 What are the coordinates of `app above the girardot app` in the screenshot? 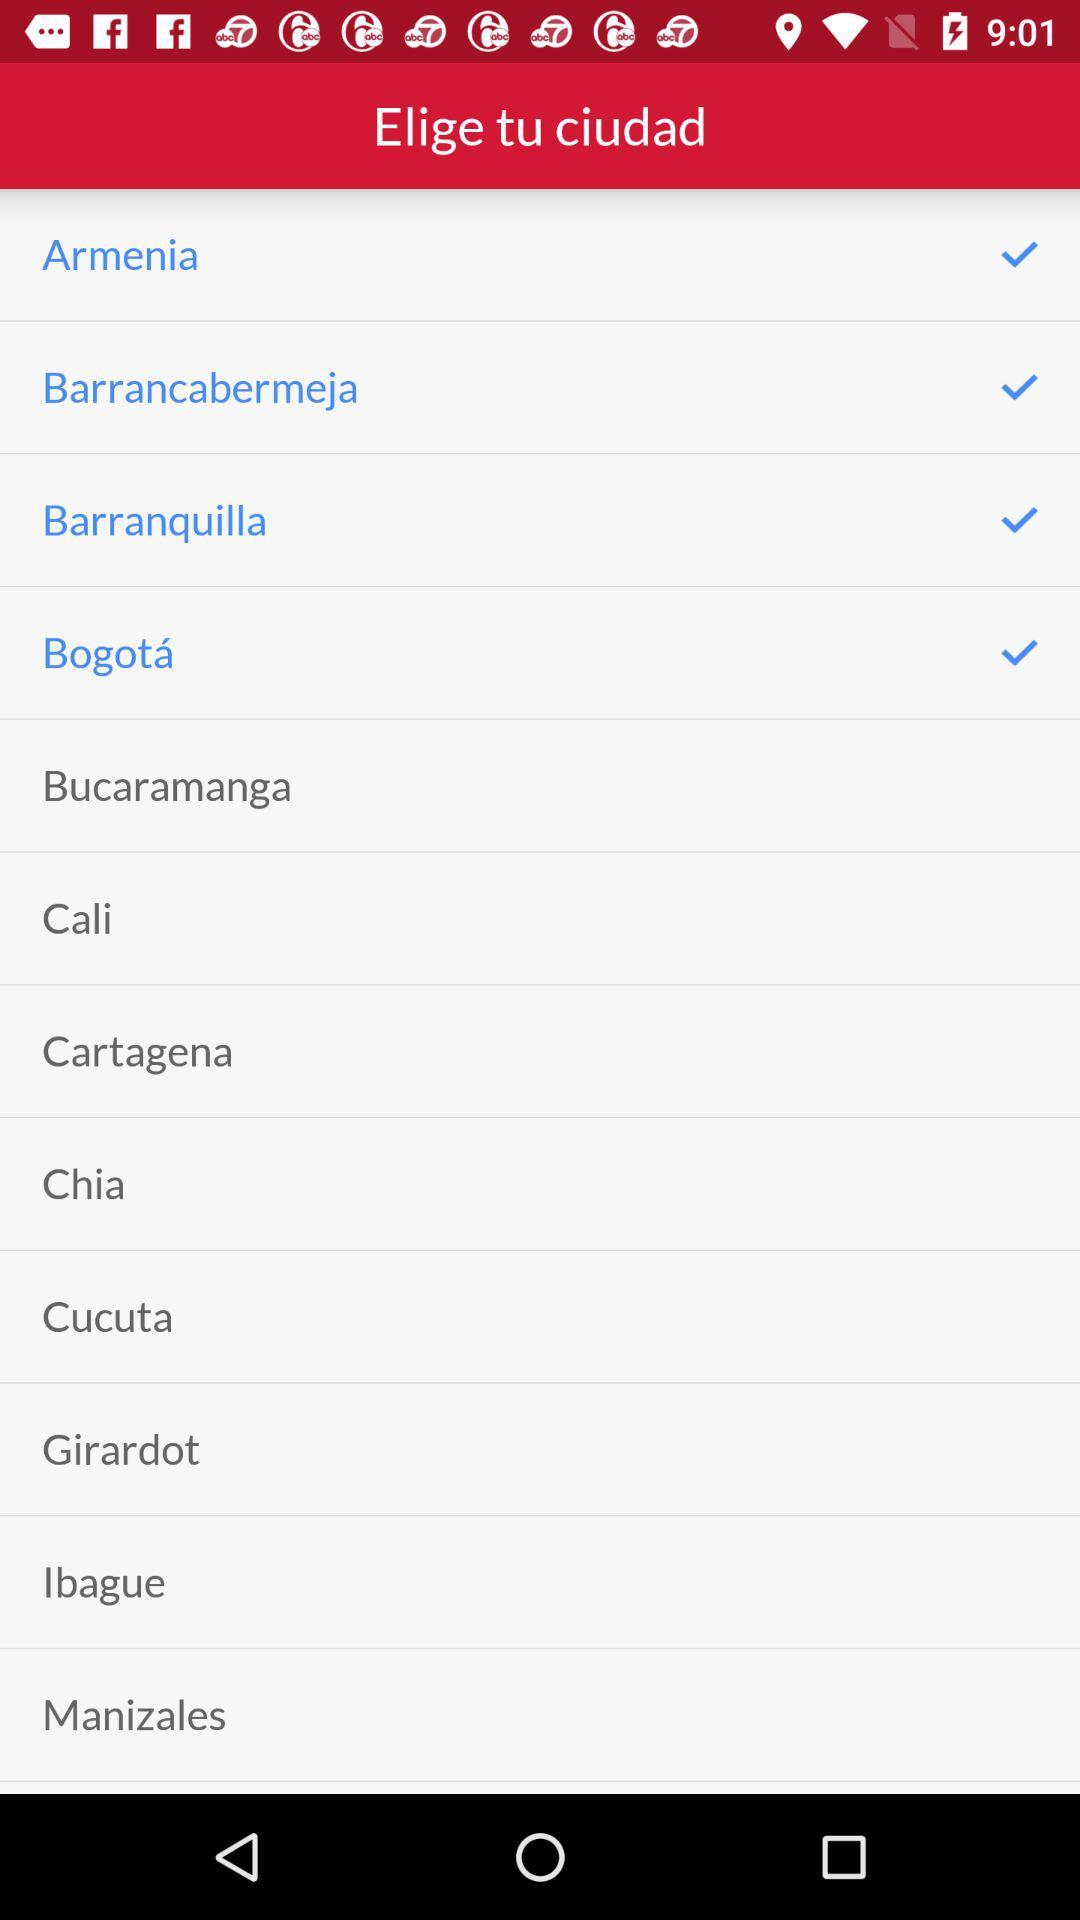 It's located at (107, 1316).